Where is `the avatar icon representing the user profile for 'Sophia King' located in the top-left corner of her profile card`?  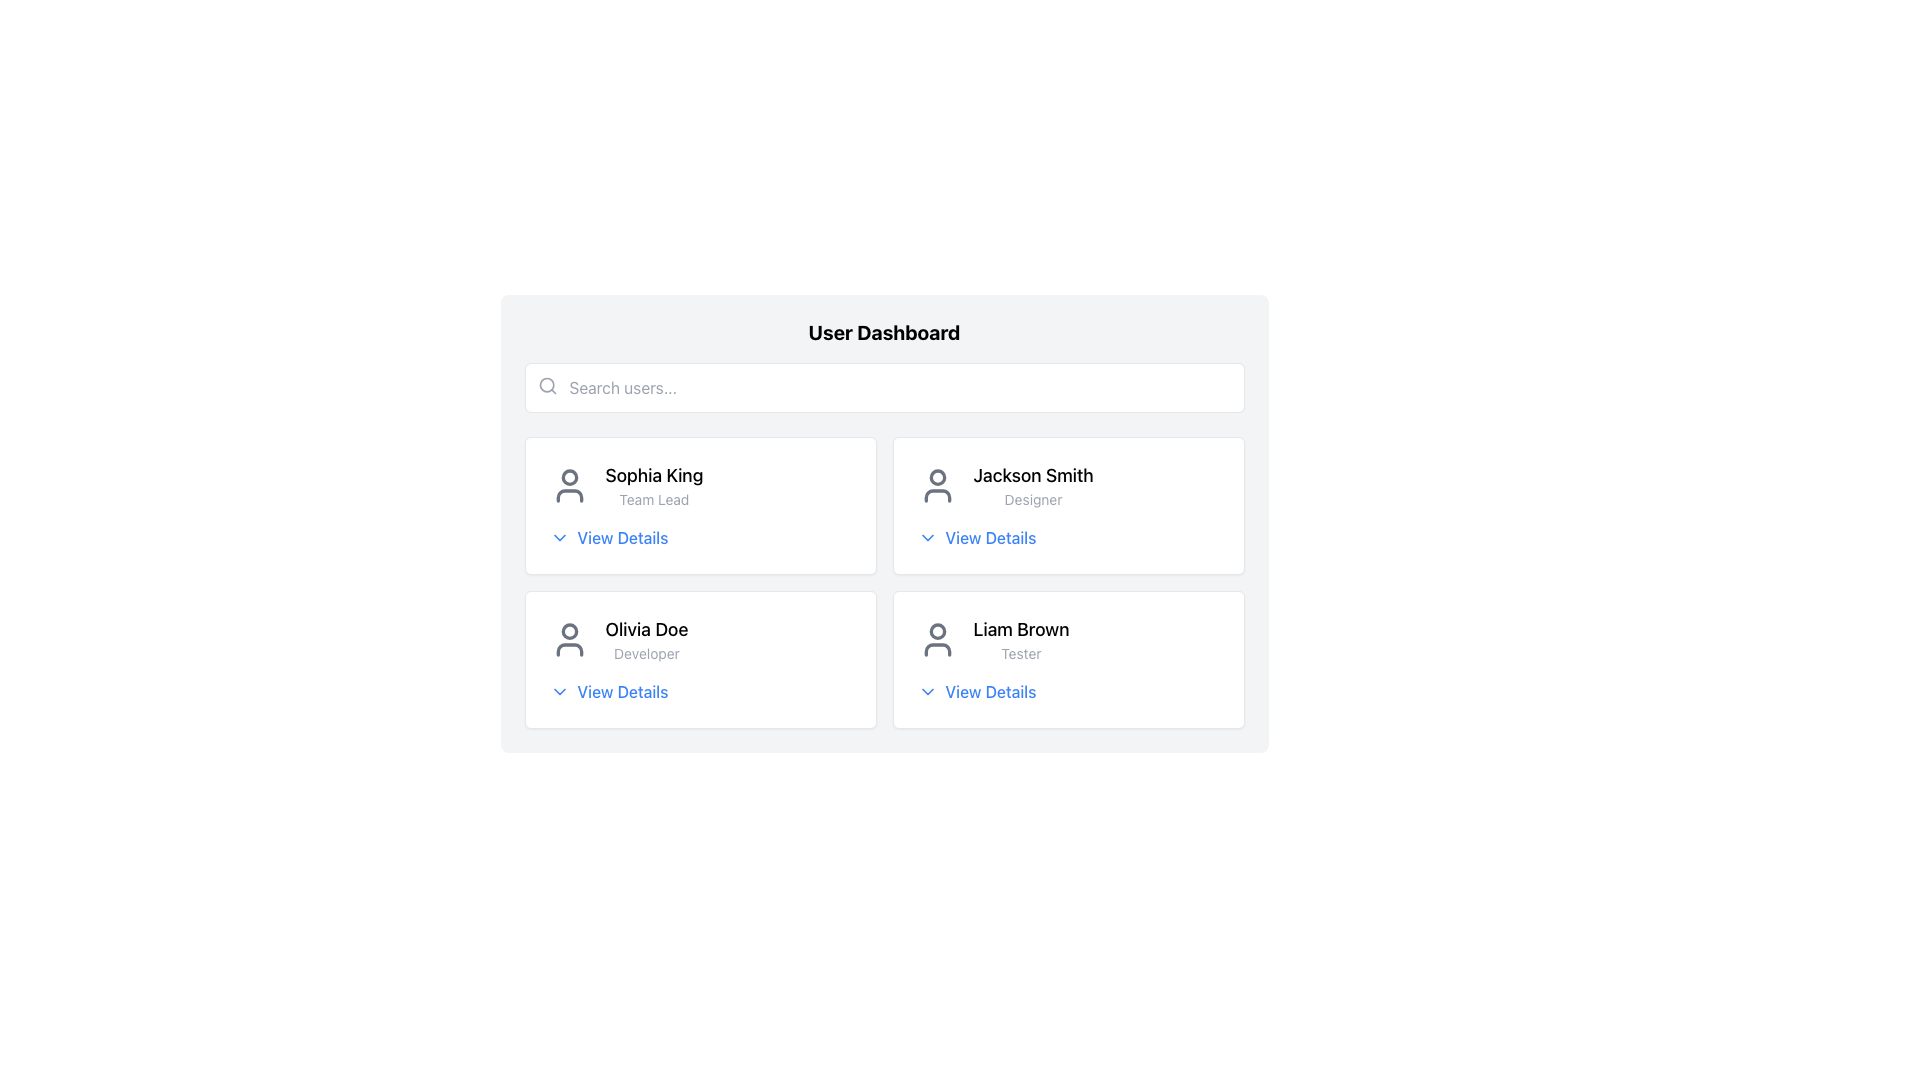 the avatar icon representing the user profile for 'Sophia King' located in the top-left corner of her profile card is located at coordinates (568, 486).